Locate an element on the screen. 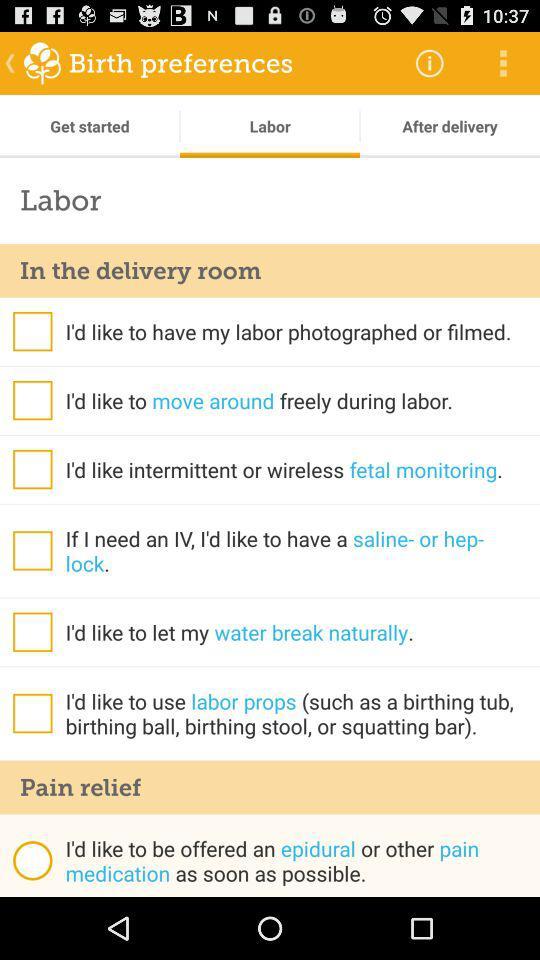 This screenshot has height=960, width=540. the app next to the labor icon is located at coordinates (428, 62).